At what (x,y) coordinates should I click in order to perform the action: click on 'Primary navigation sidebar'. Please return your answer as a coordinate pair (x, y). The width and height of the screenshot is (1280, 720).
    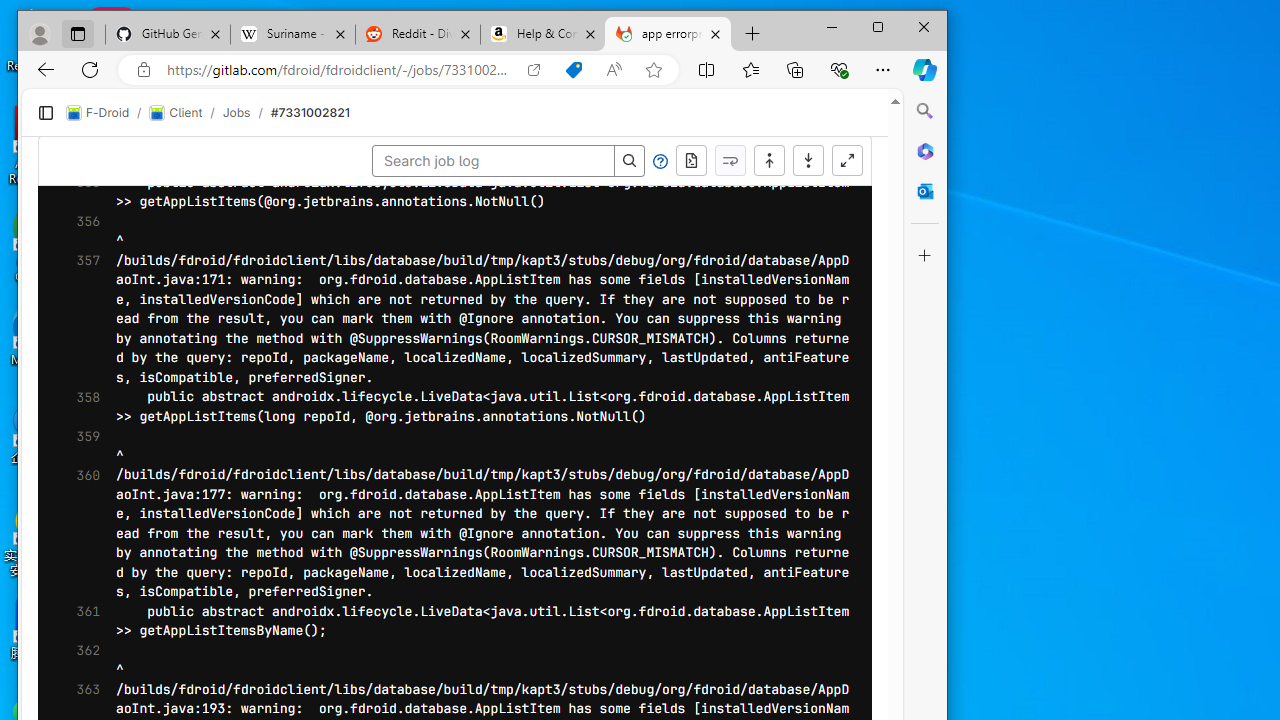
    Looking at the image, I should click on (45, 113).